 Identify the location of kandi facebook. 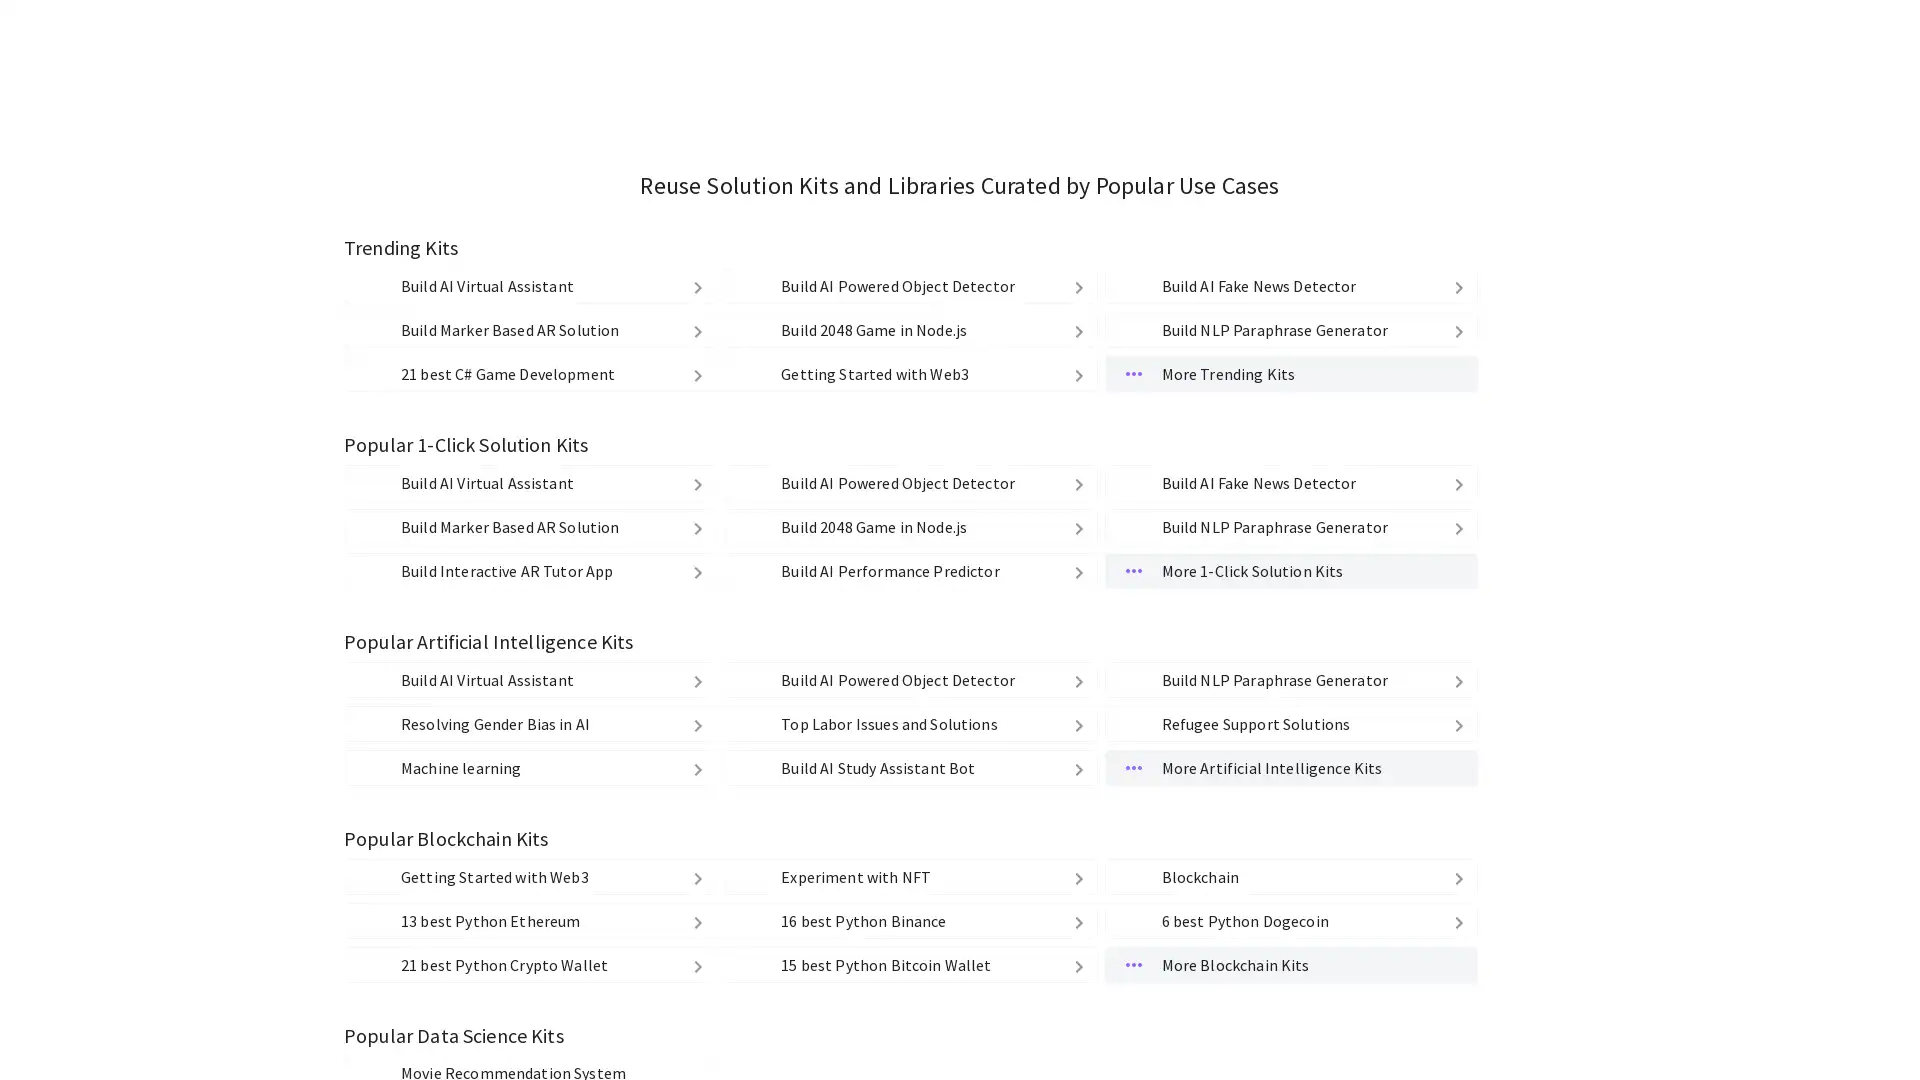
(1782, 68).